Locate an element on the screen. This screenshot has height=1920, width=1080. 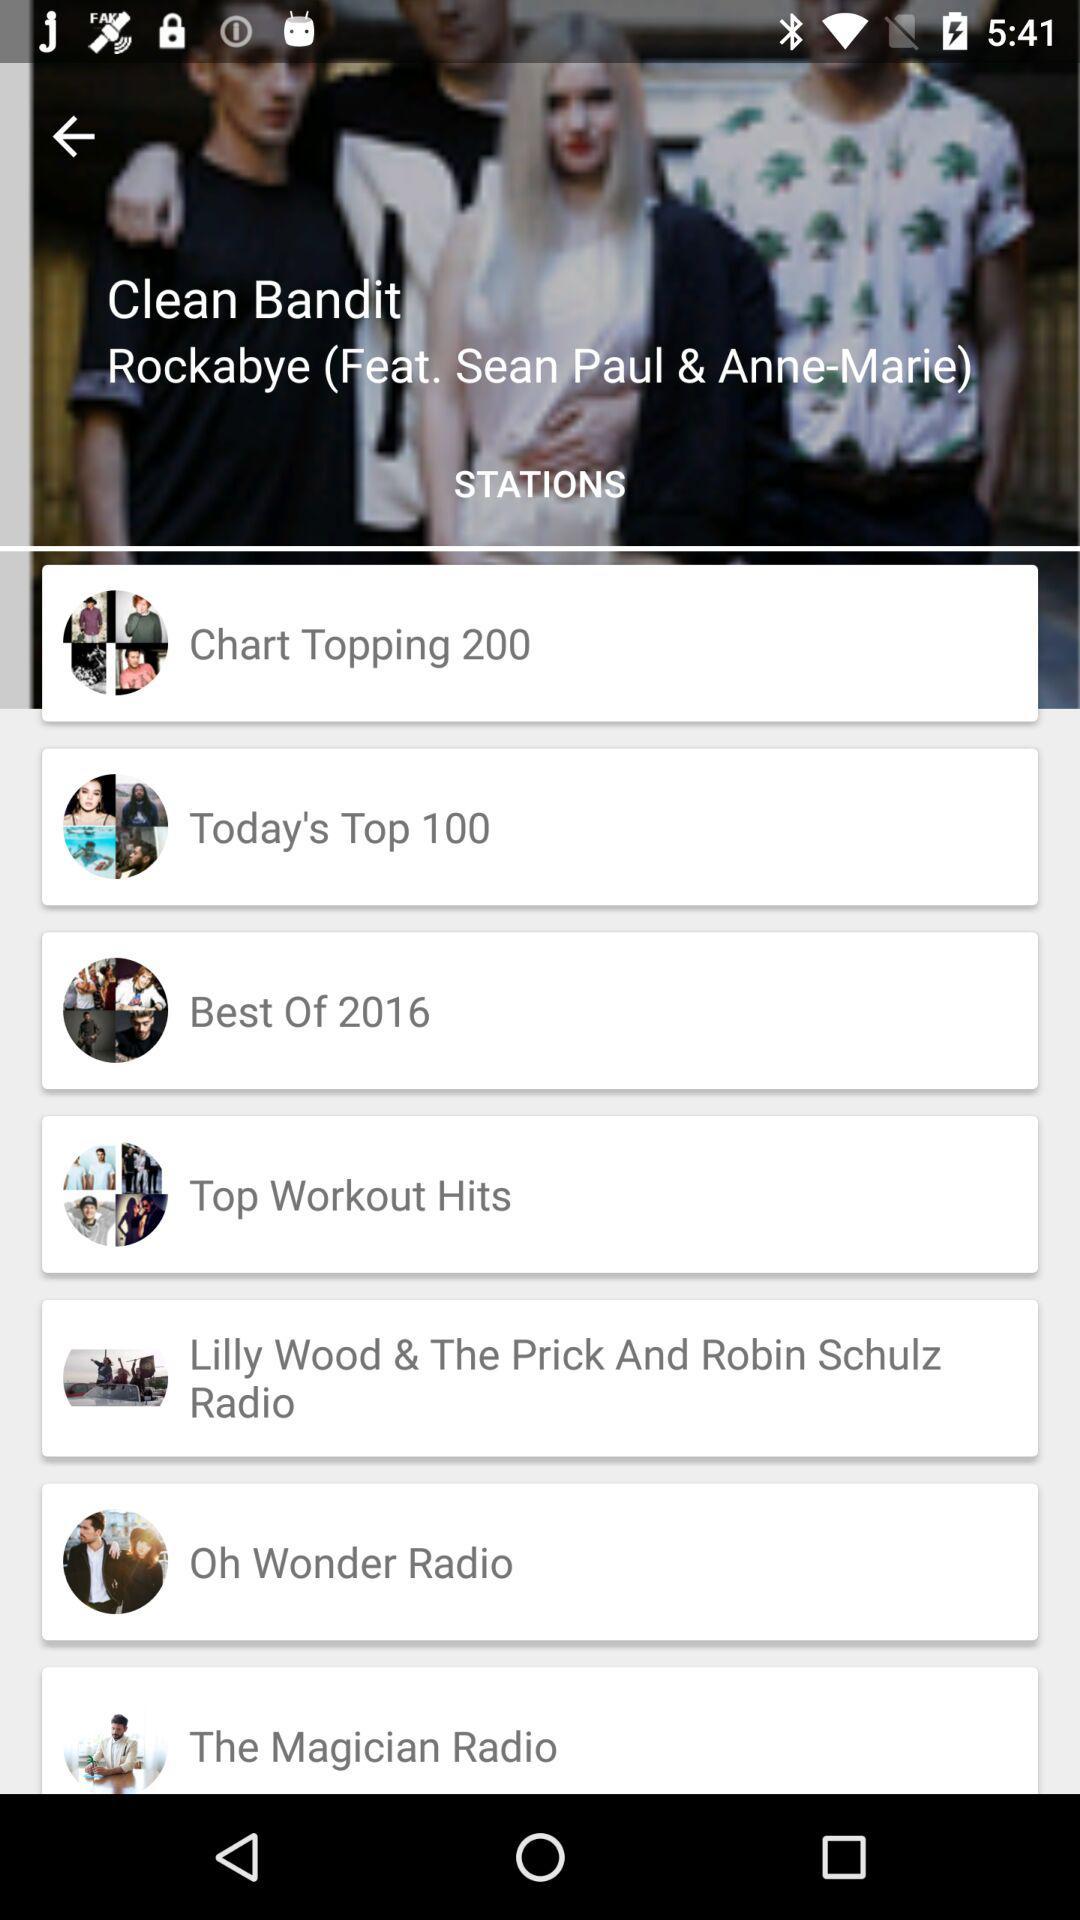
image in third option from bottom is located at coordinates (115, 1376).